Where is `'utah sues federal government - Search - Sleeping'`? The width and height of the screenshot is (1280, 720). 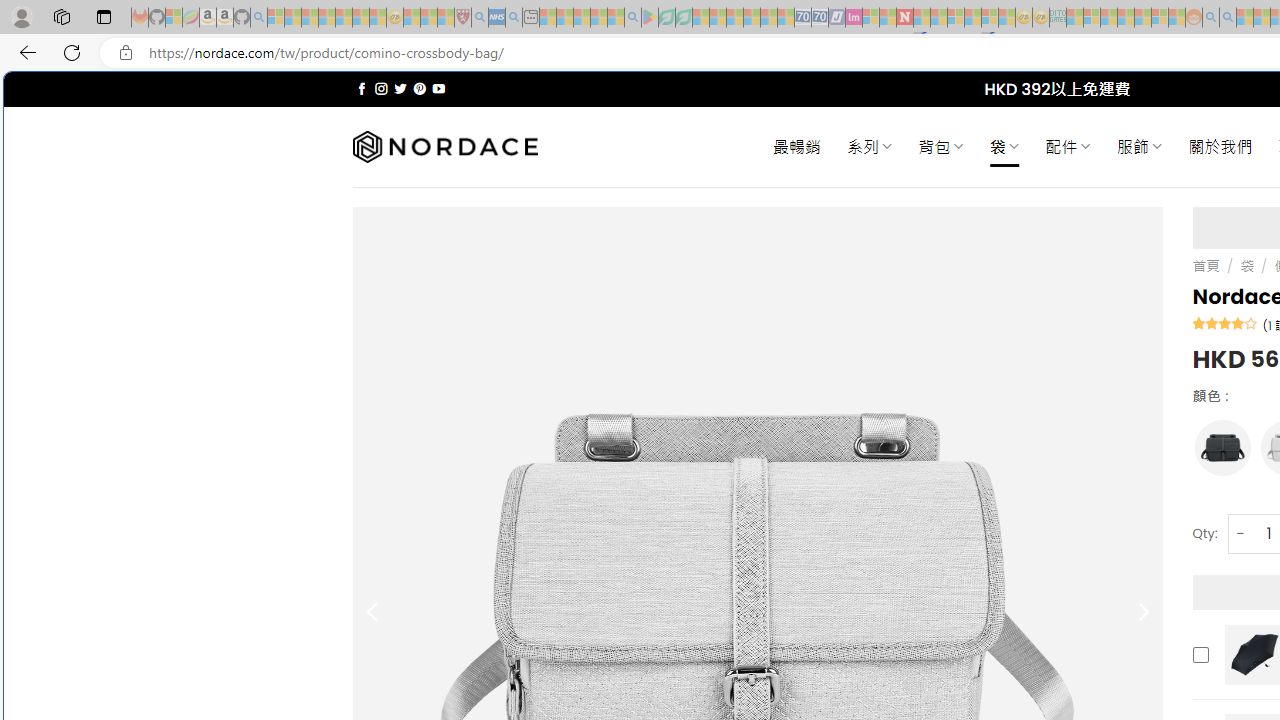 'utah sues federal government - Search - Sleeping' is located at coordinates (513, 17).